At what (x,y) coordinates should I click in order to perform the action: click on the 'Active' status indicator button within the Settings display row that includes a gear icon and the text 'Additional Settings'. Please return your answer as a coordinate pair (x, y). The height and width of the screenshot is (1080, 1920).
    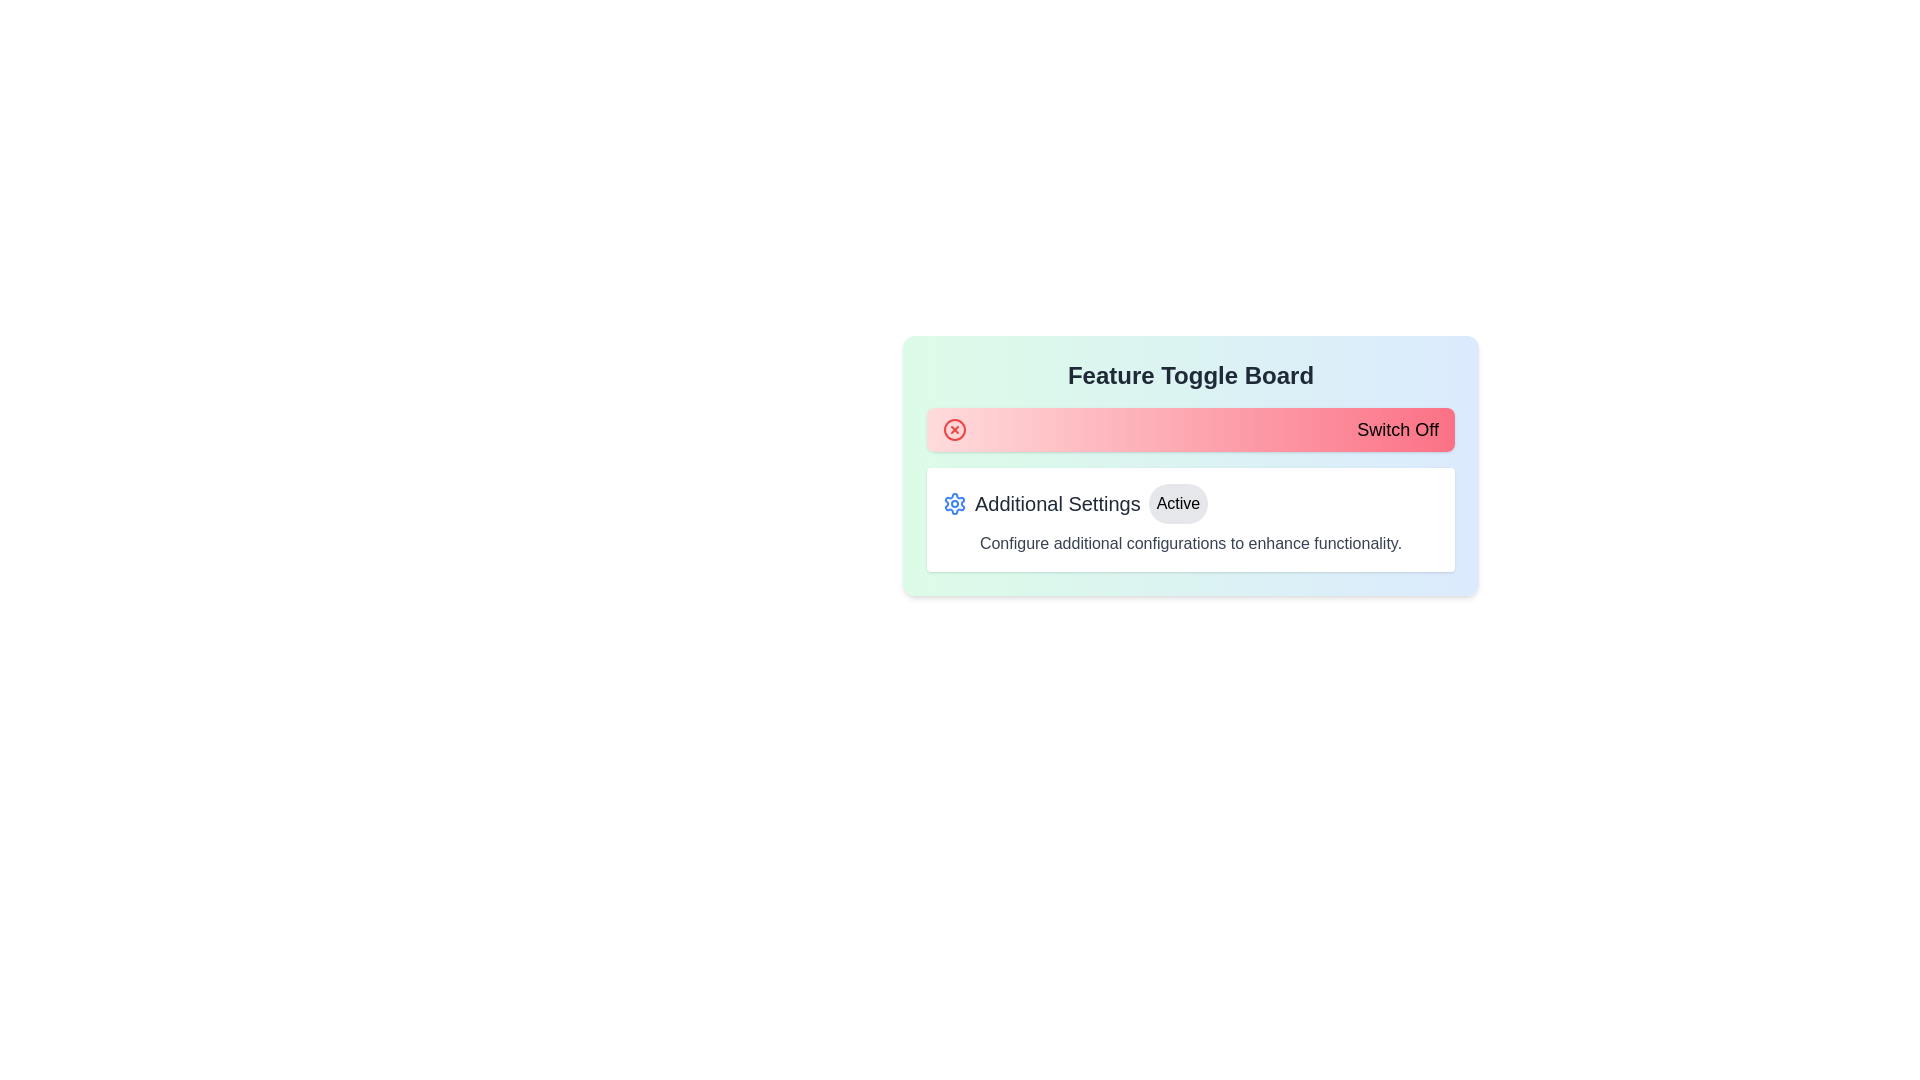
    Looking at the image, I should click on (1190, 503).